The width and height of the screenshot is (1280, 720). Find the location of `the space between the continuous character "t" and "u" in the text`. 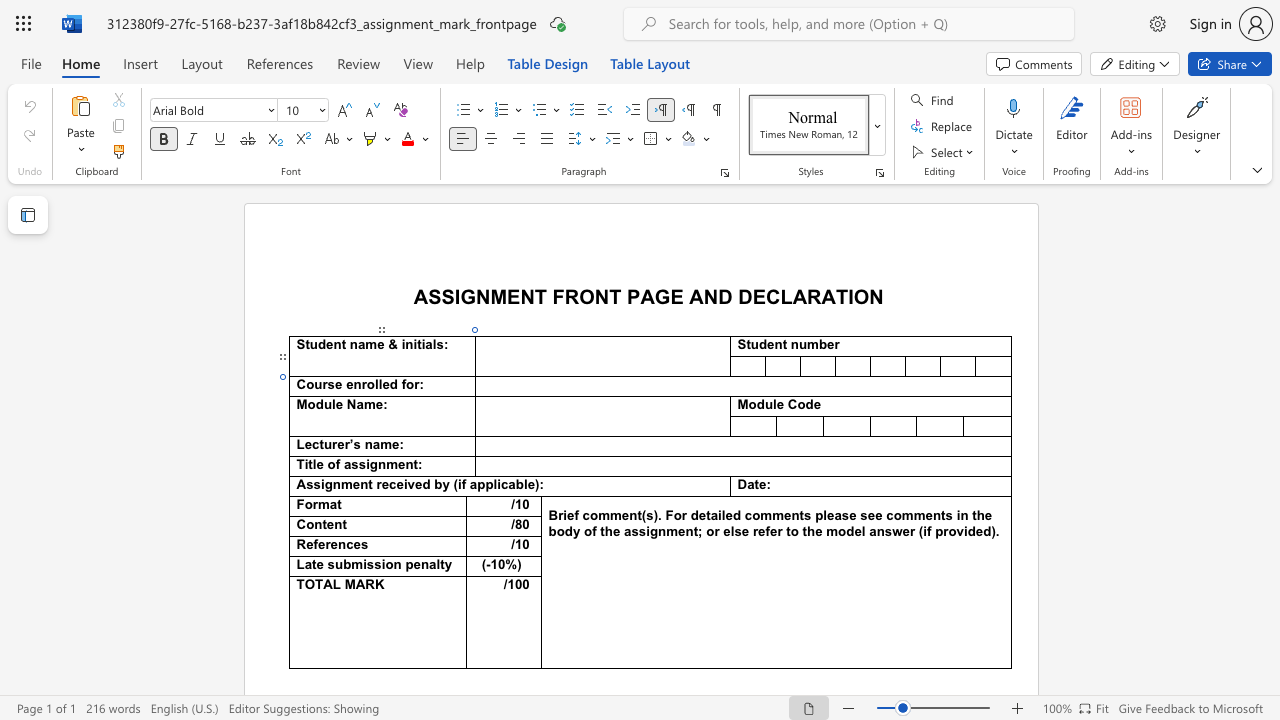

the space between the continuous character "t" and "u" in the text is located at coordinates (750, 343).